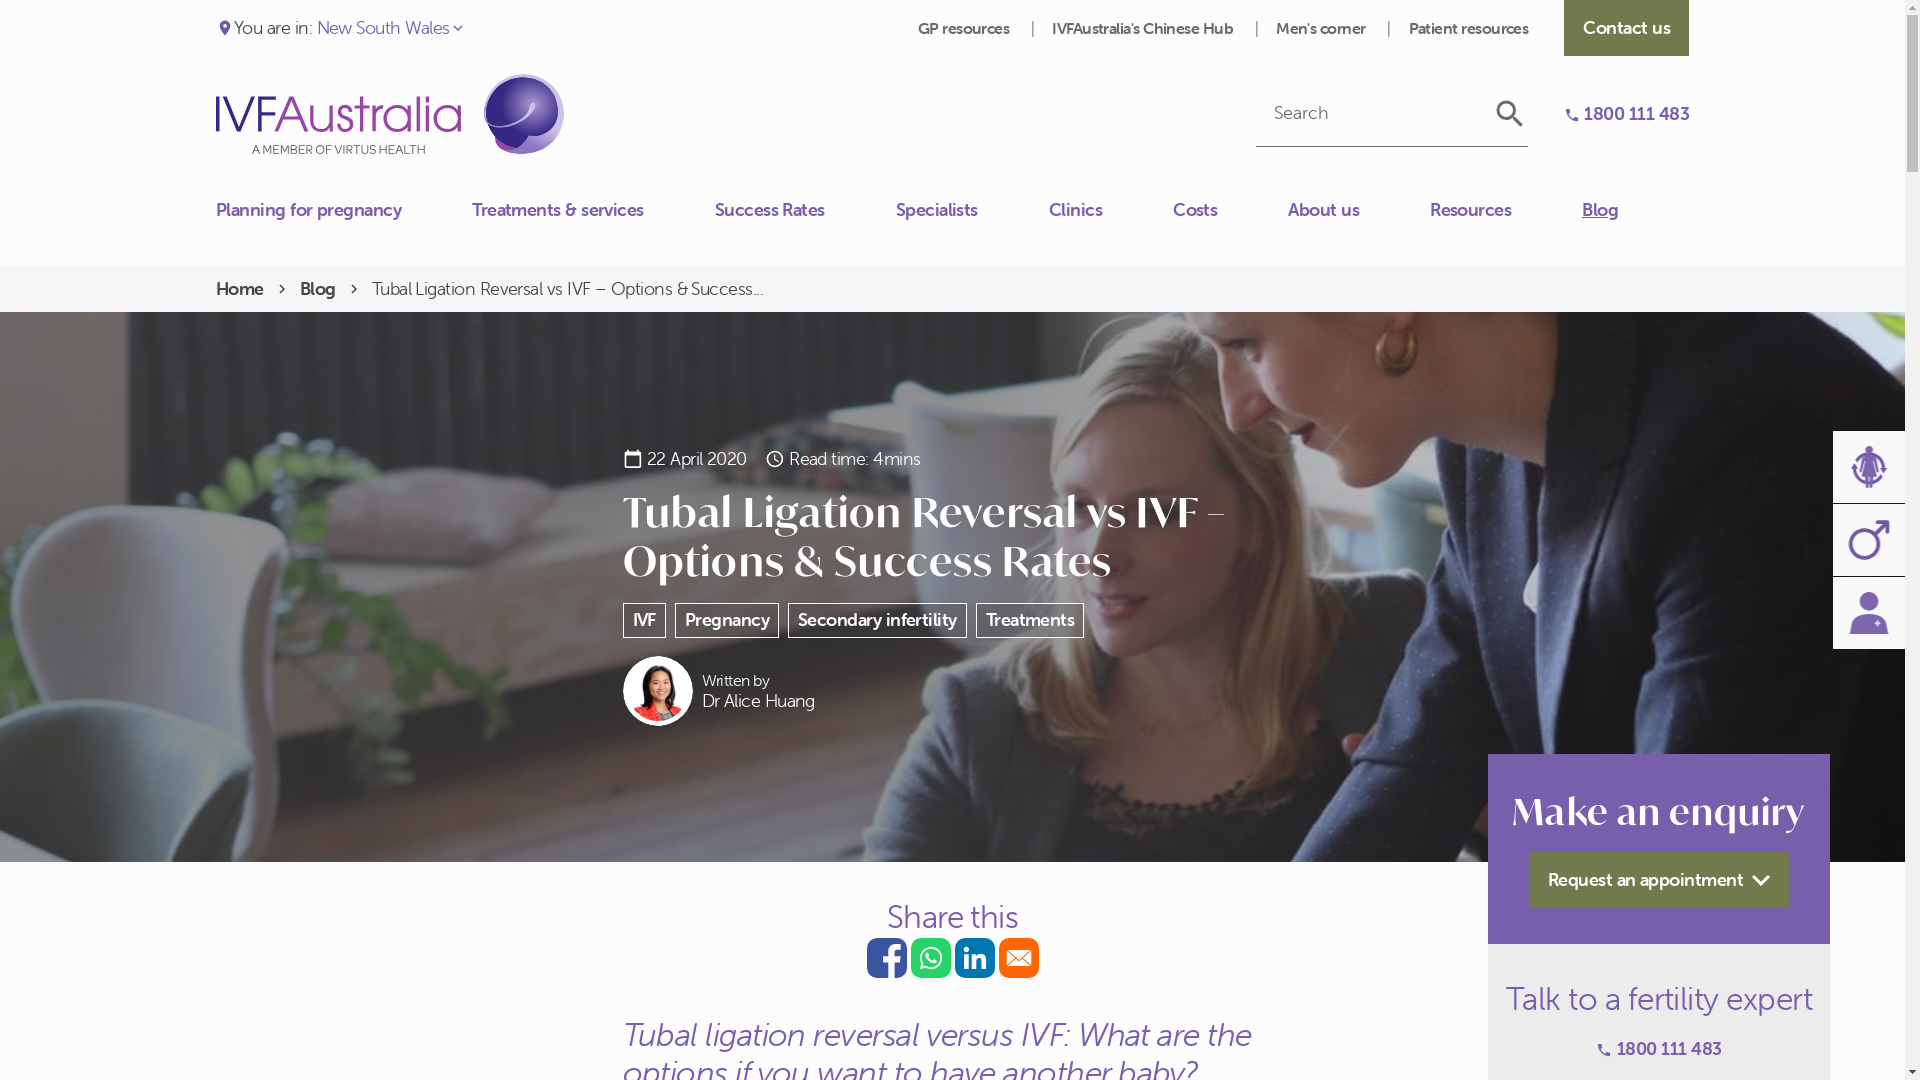 The image size is (1920, 1080). I want to click on 'Clinics', so click(1109, 209).